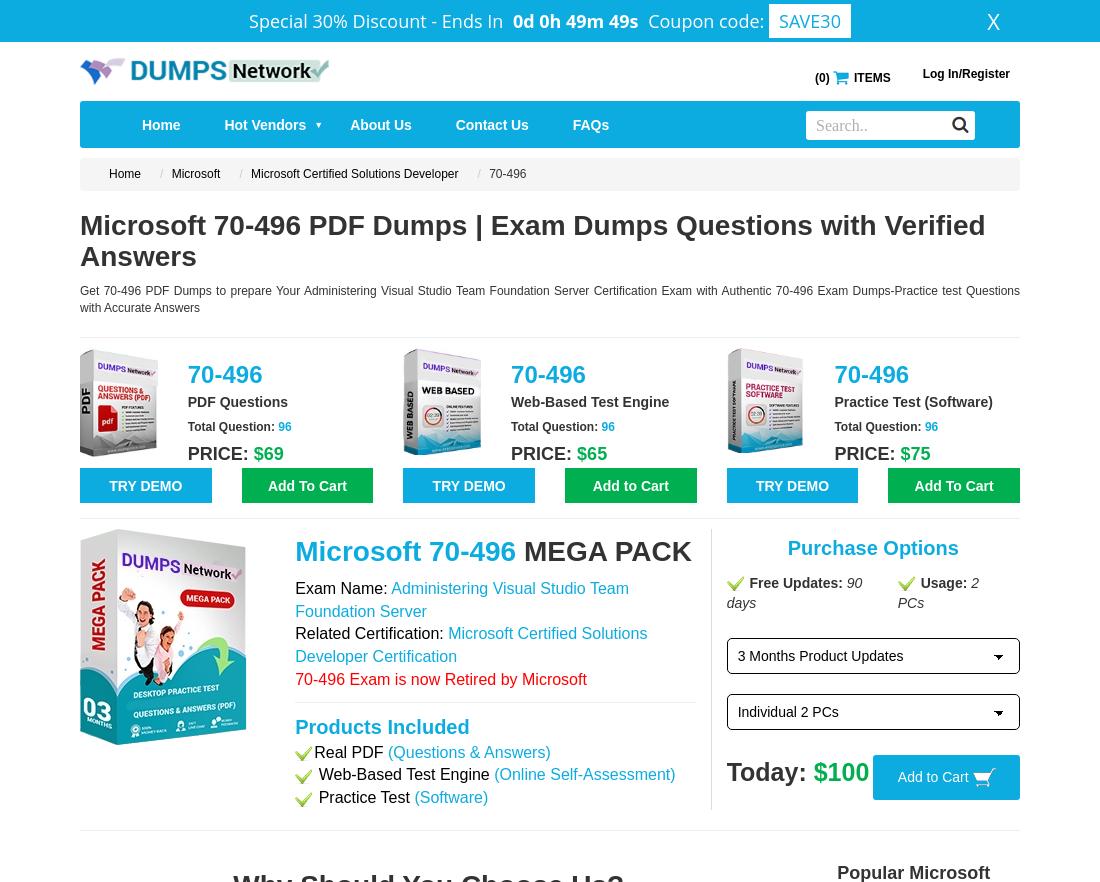 The height and width of the screenshot is (882, 1100). What do you see at coordinates (472, 20) in the screenshot?
I see `'Ends In'` at bounding box center [472, 20].